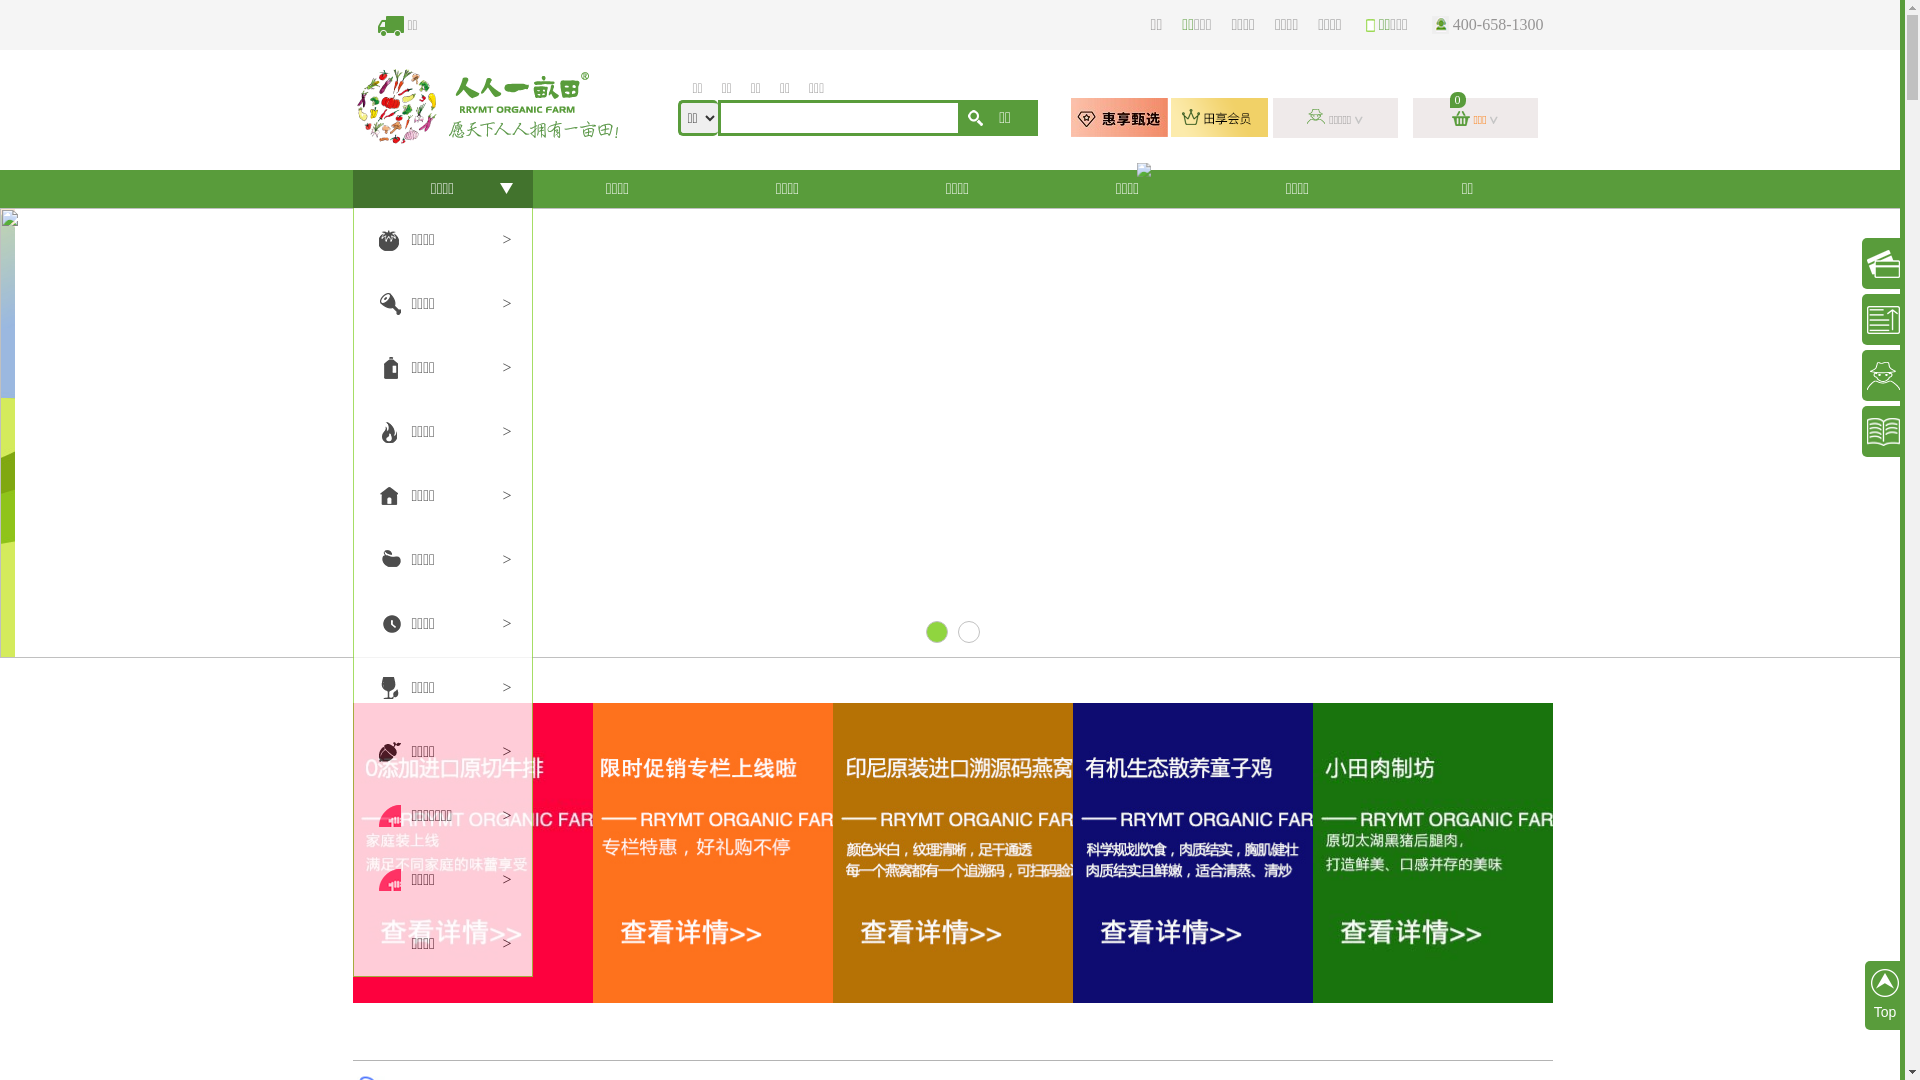 Image resolution: width=1920 pixels, height=1080 pixels. Describe the element at coordinates (957, 632) in the screenshot. I see `'2'` at that location.